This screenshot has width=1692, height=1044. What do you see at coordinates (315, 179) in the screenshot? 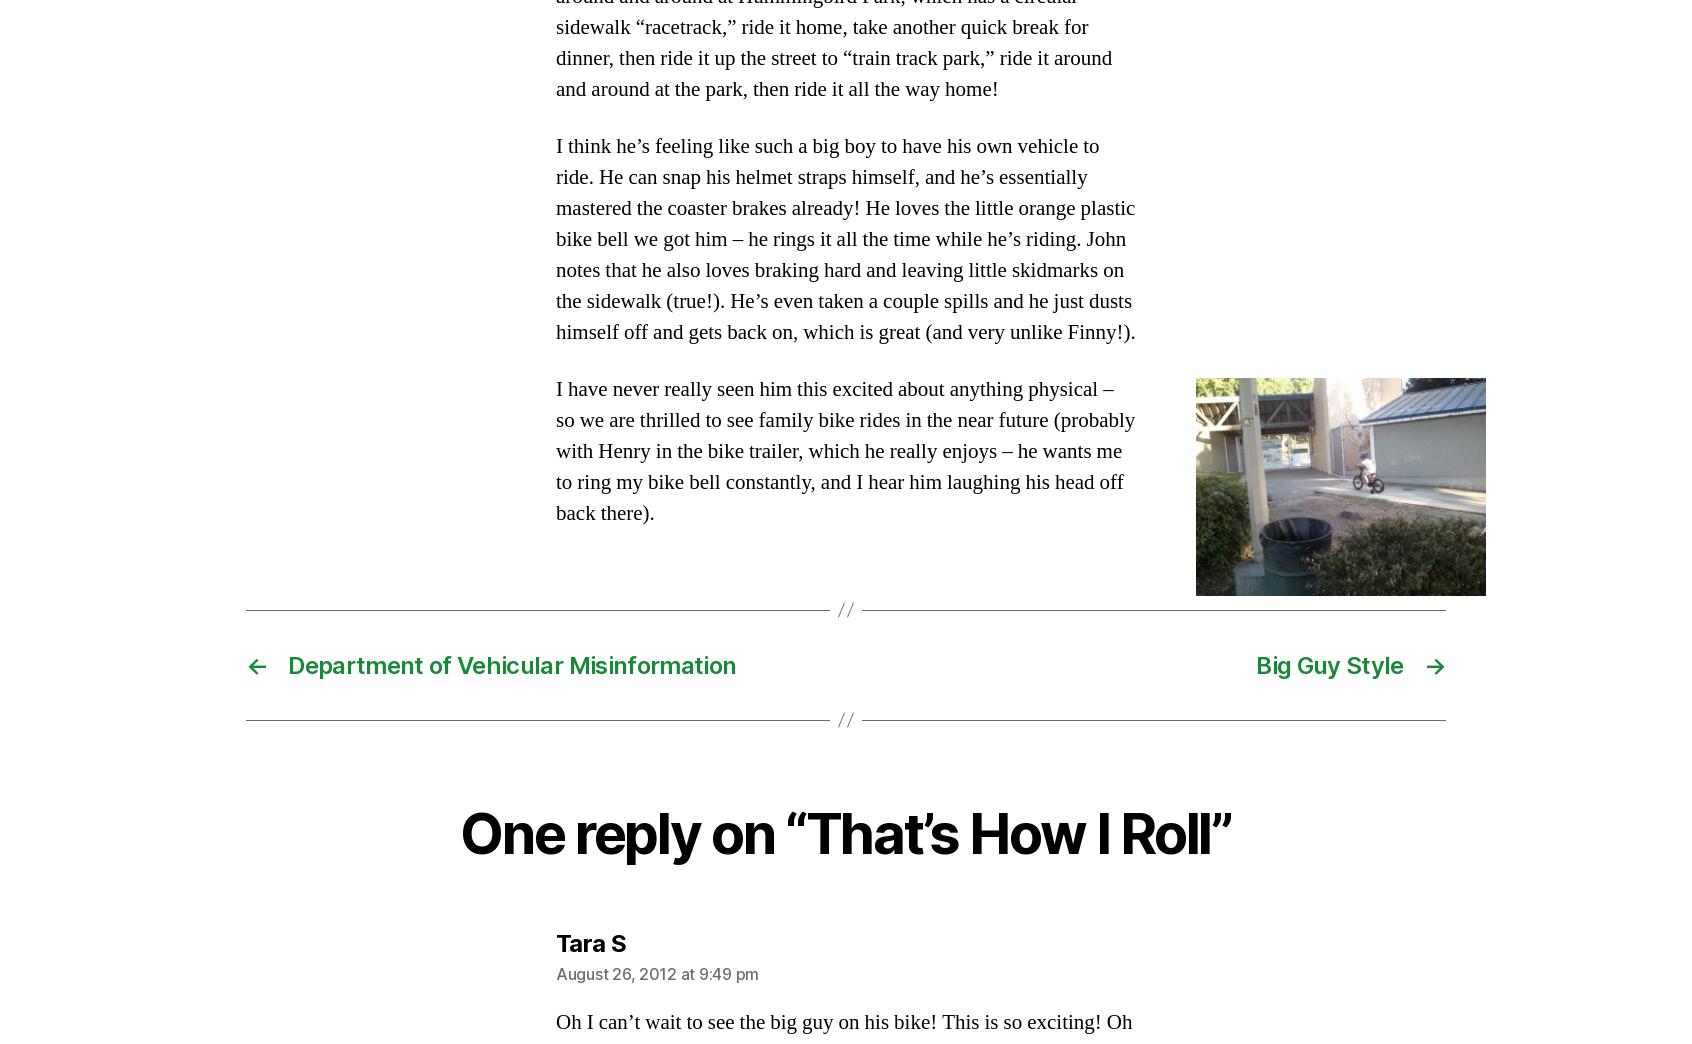
I see `'October 2009'` at bounding box center [315, 179].